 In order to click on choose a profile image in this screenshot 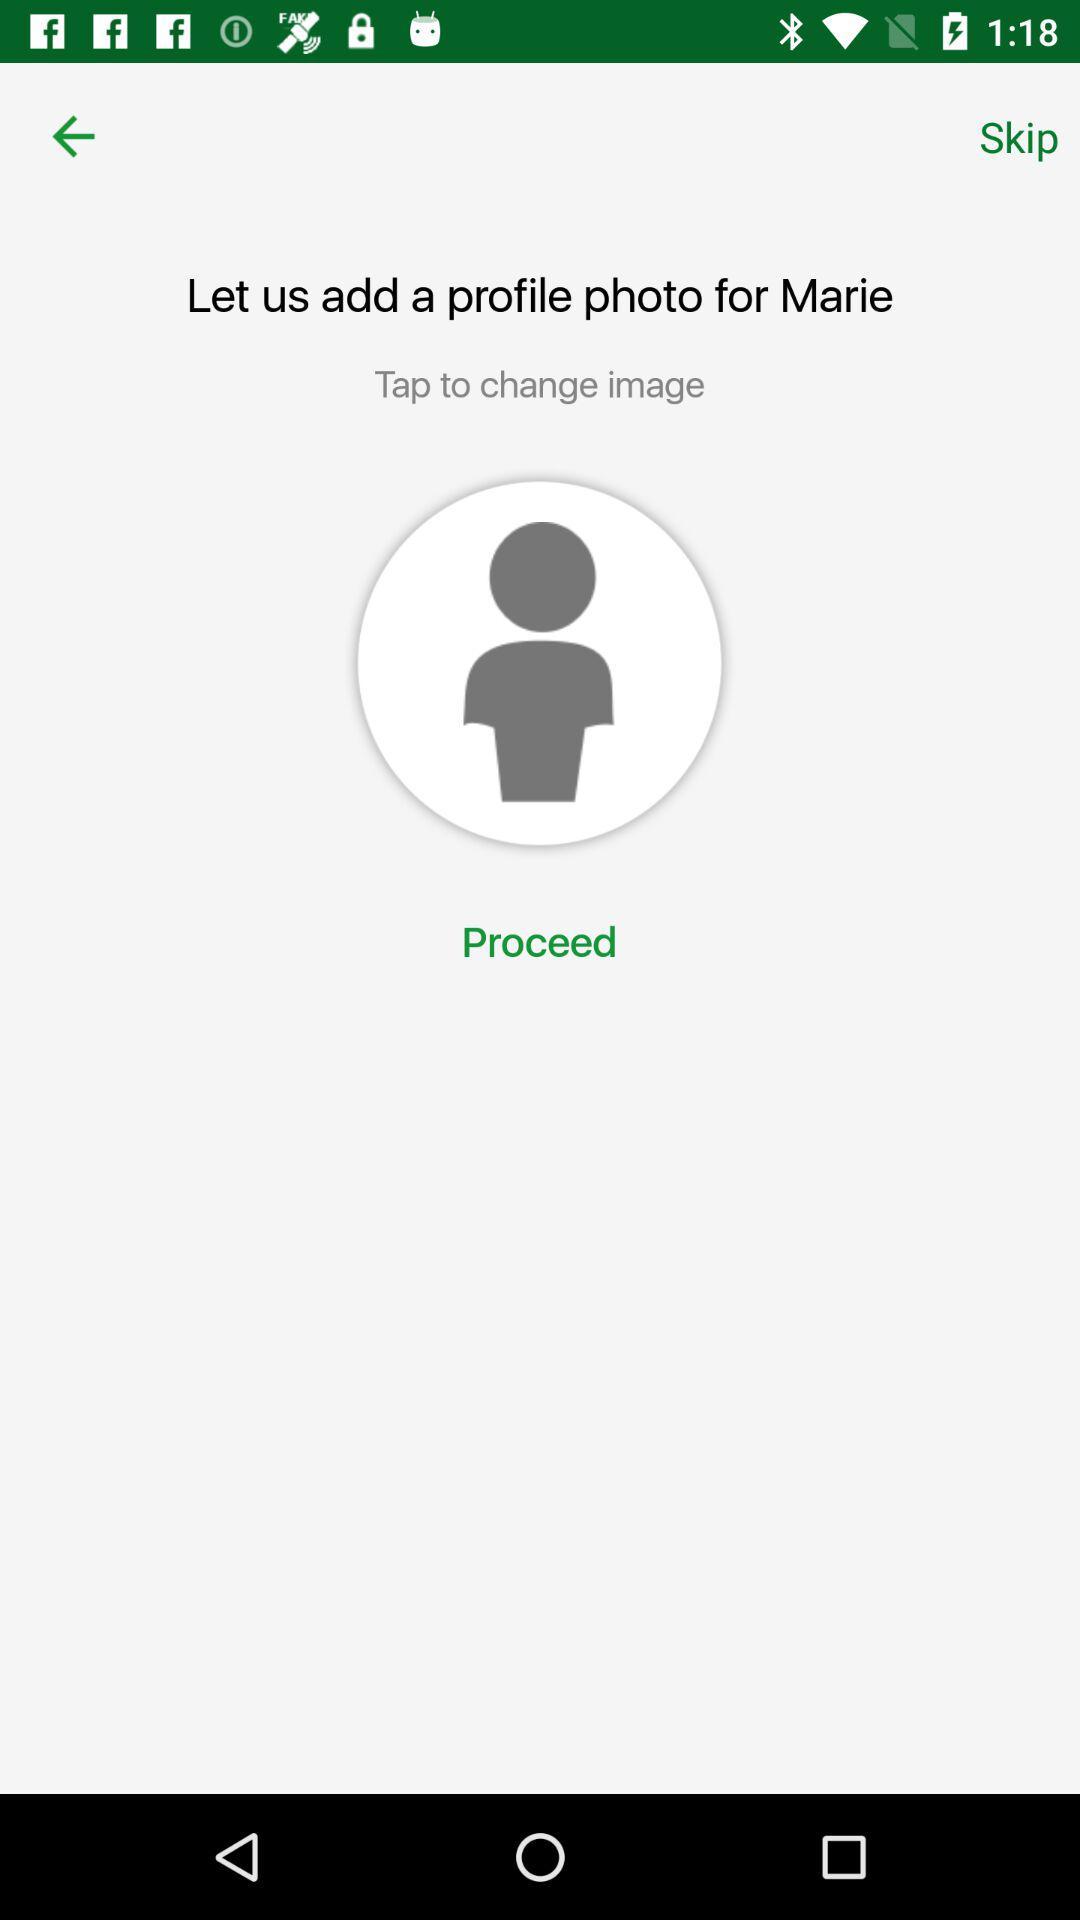, I will do `click(538, 663)`.